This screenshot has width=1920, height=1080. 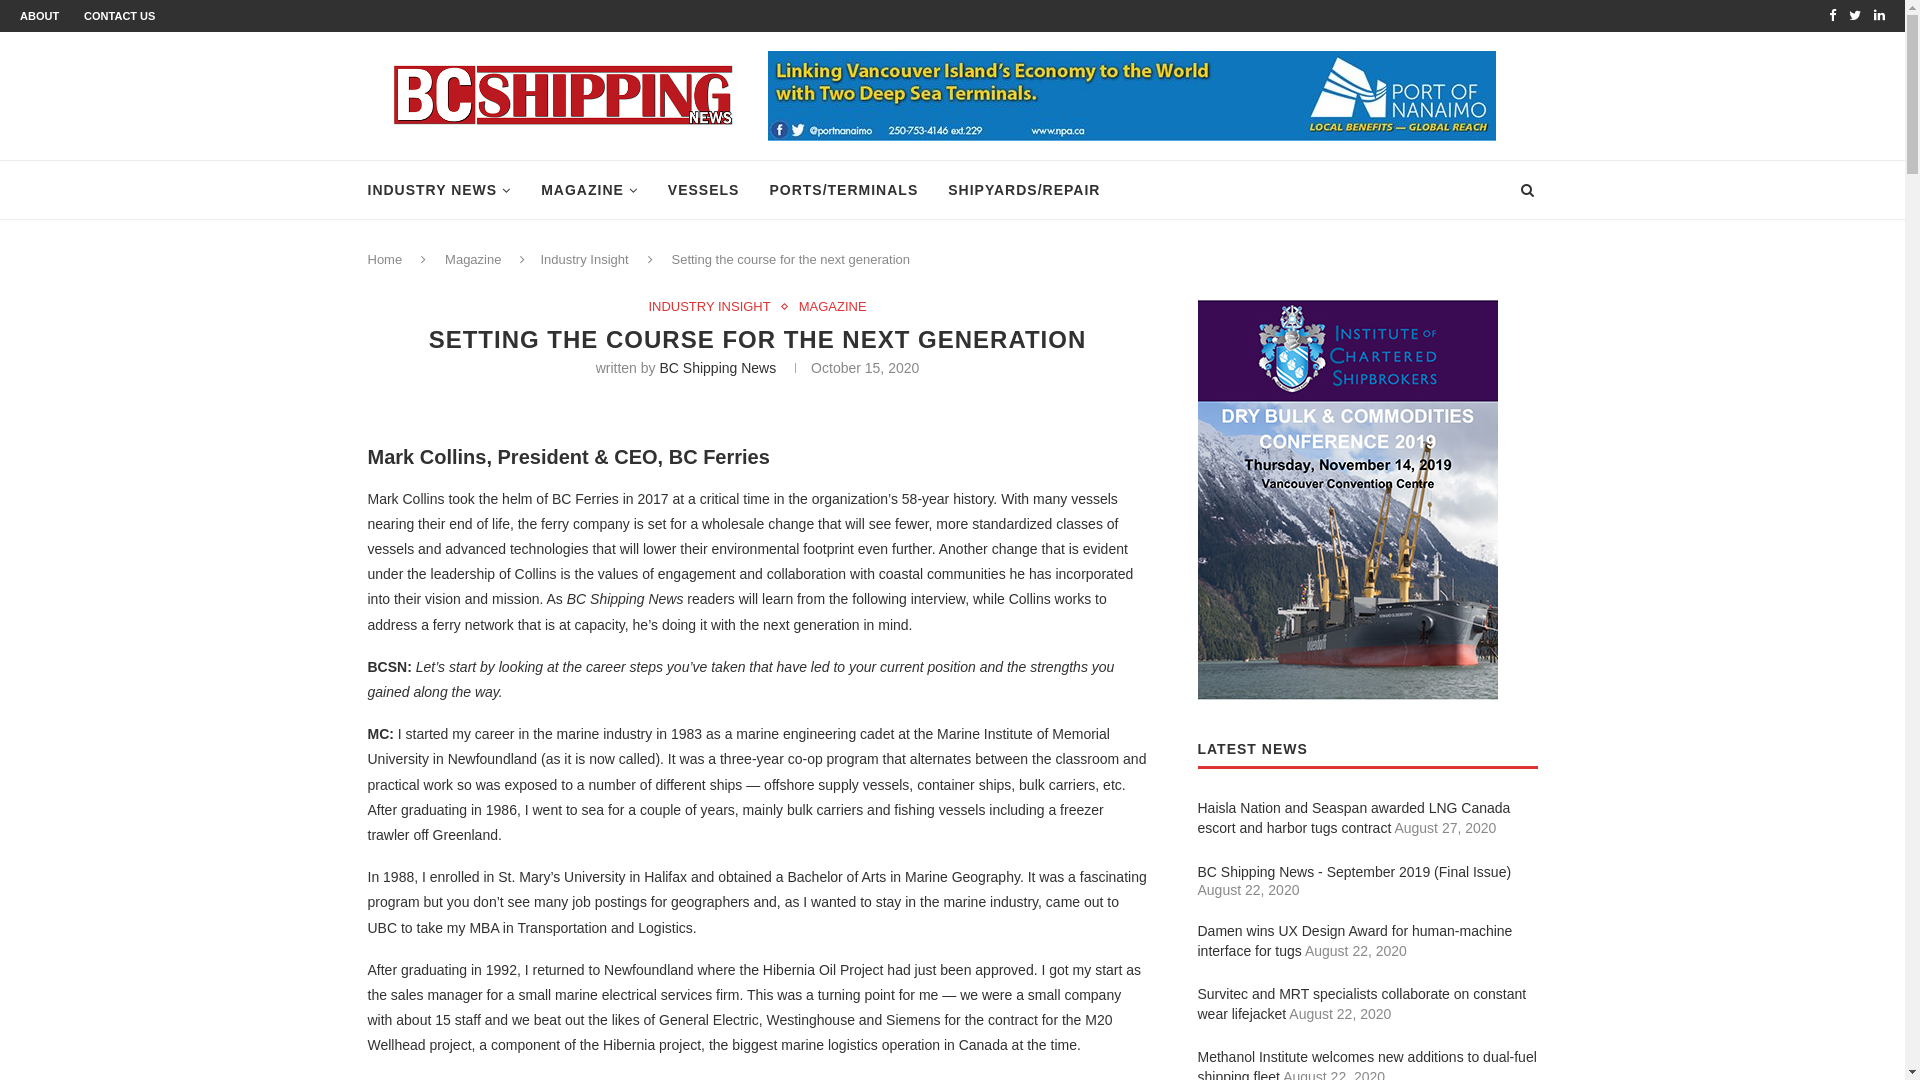 I want to click on 'INDUSTRY INSIGHT', so click(x=714, y=307).